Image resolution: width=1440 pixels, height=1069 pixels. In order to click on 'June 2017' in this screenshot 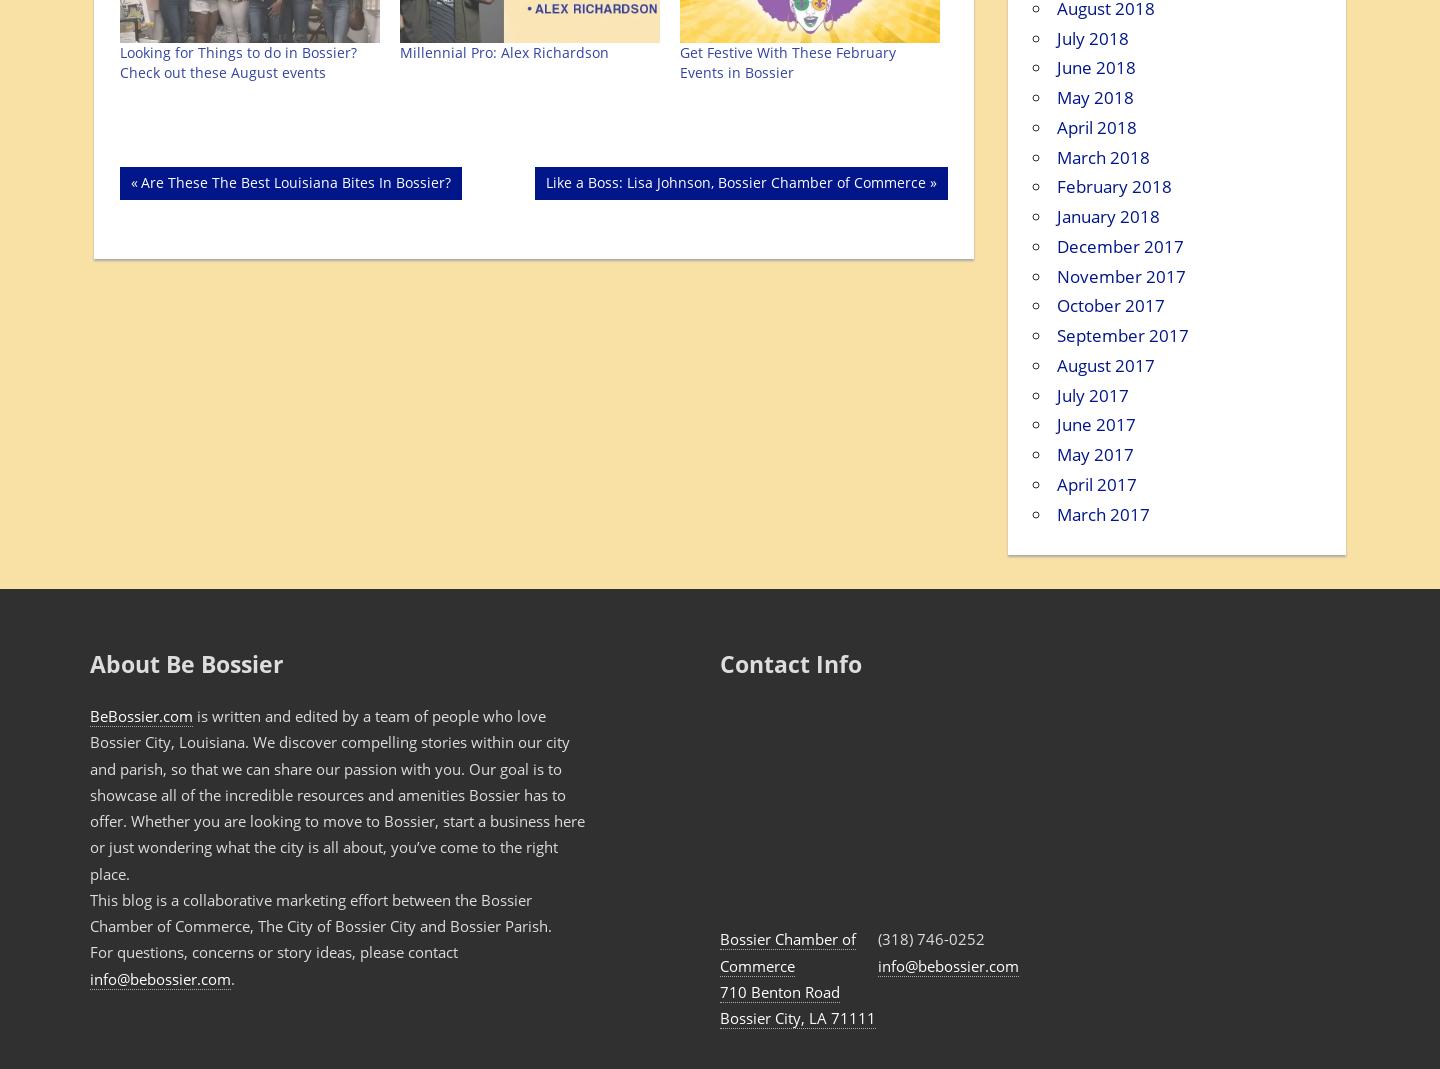, I will do `click(1095, 424)`.